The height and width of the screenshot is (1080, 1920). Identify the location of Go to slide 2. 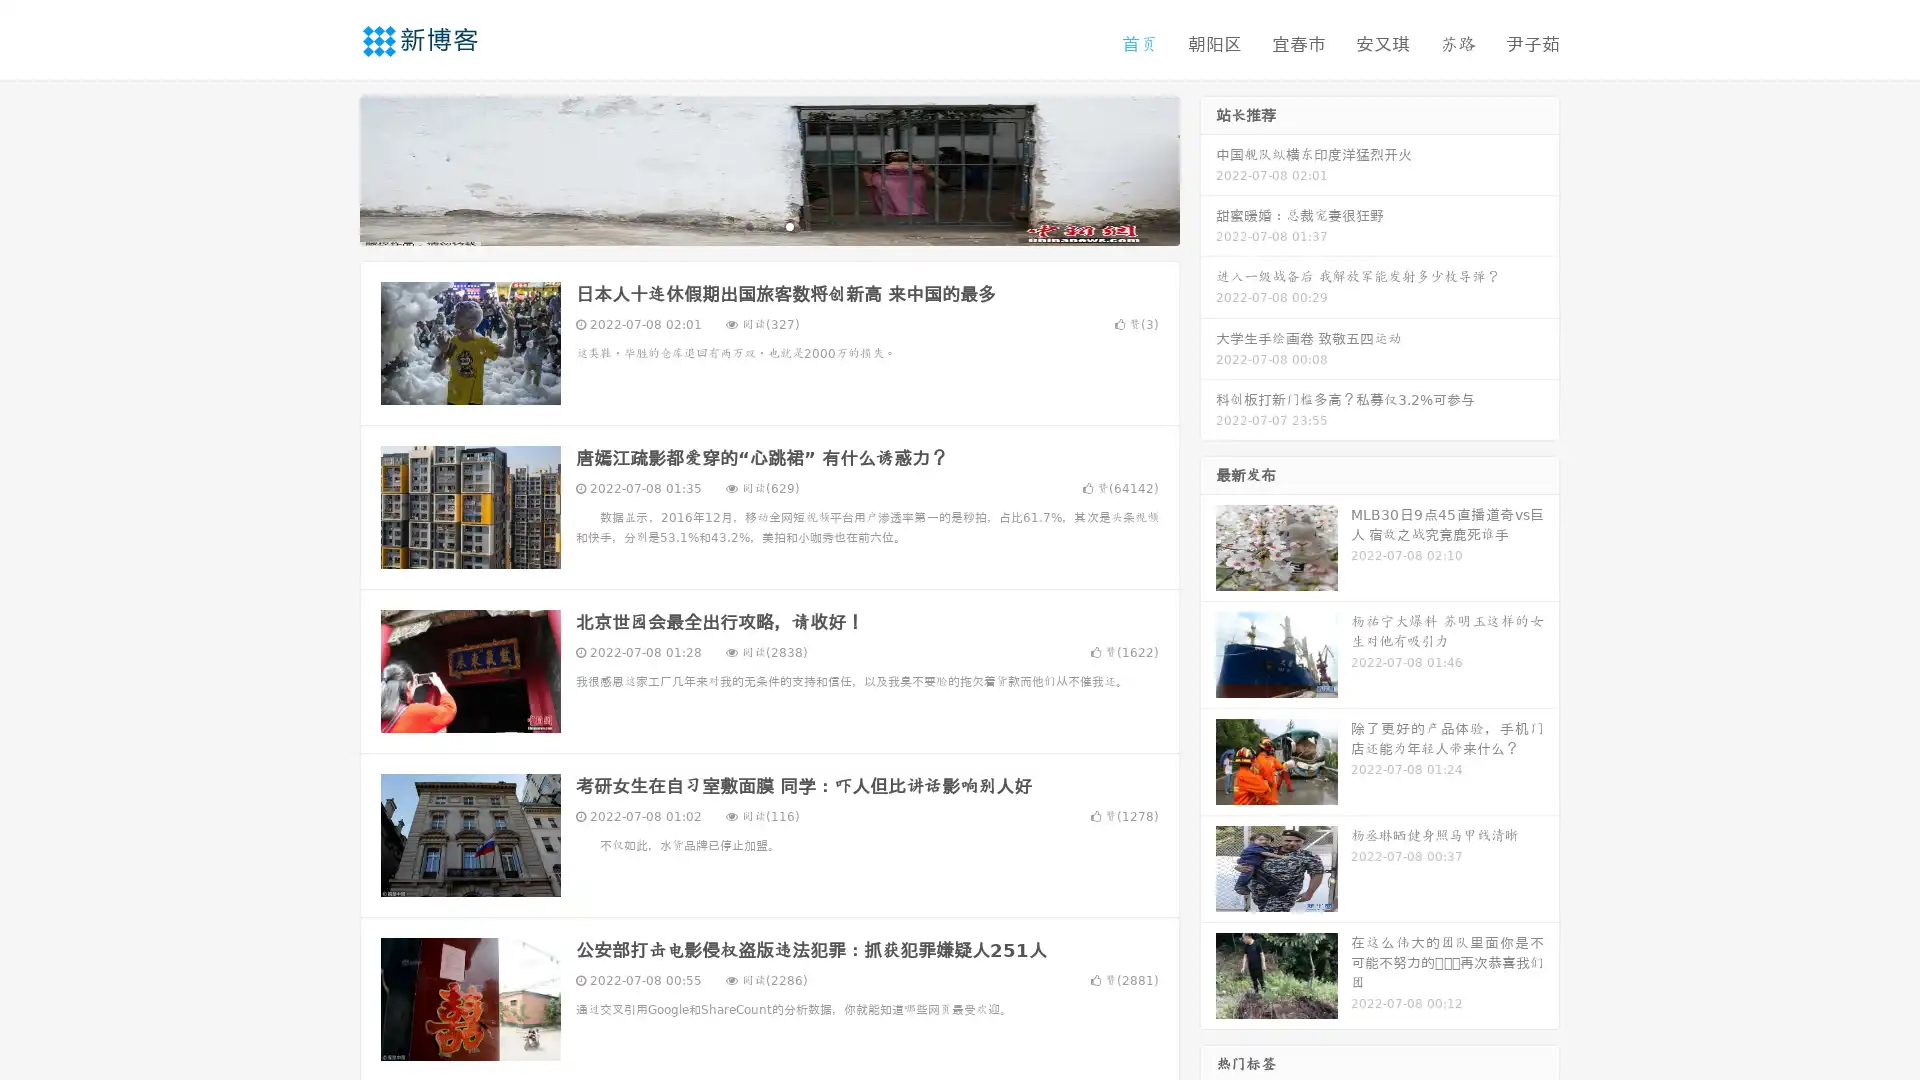
(768, 225).